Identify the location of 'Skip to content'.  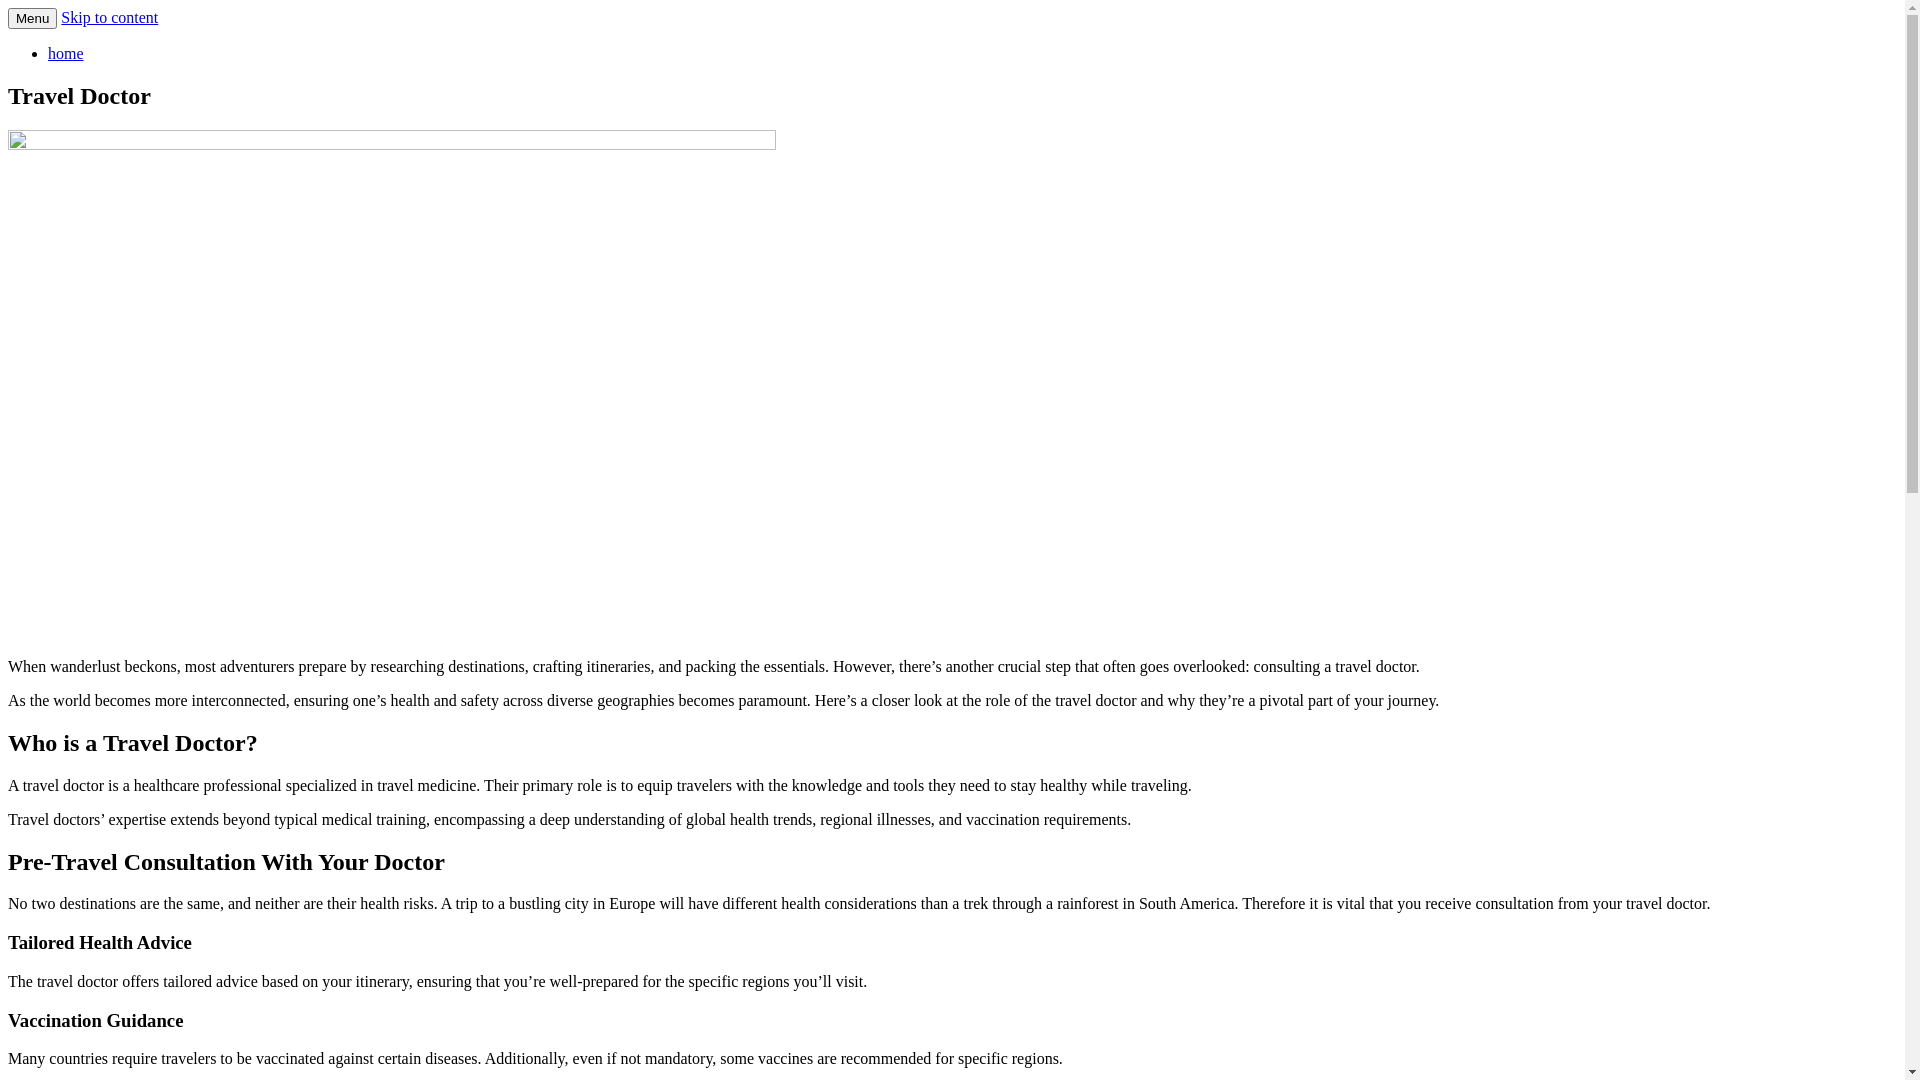
(108, 17).